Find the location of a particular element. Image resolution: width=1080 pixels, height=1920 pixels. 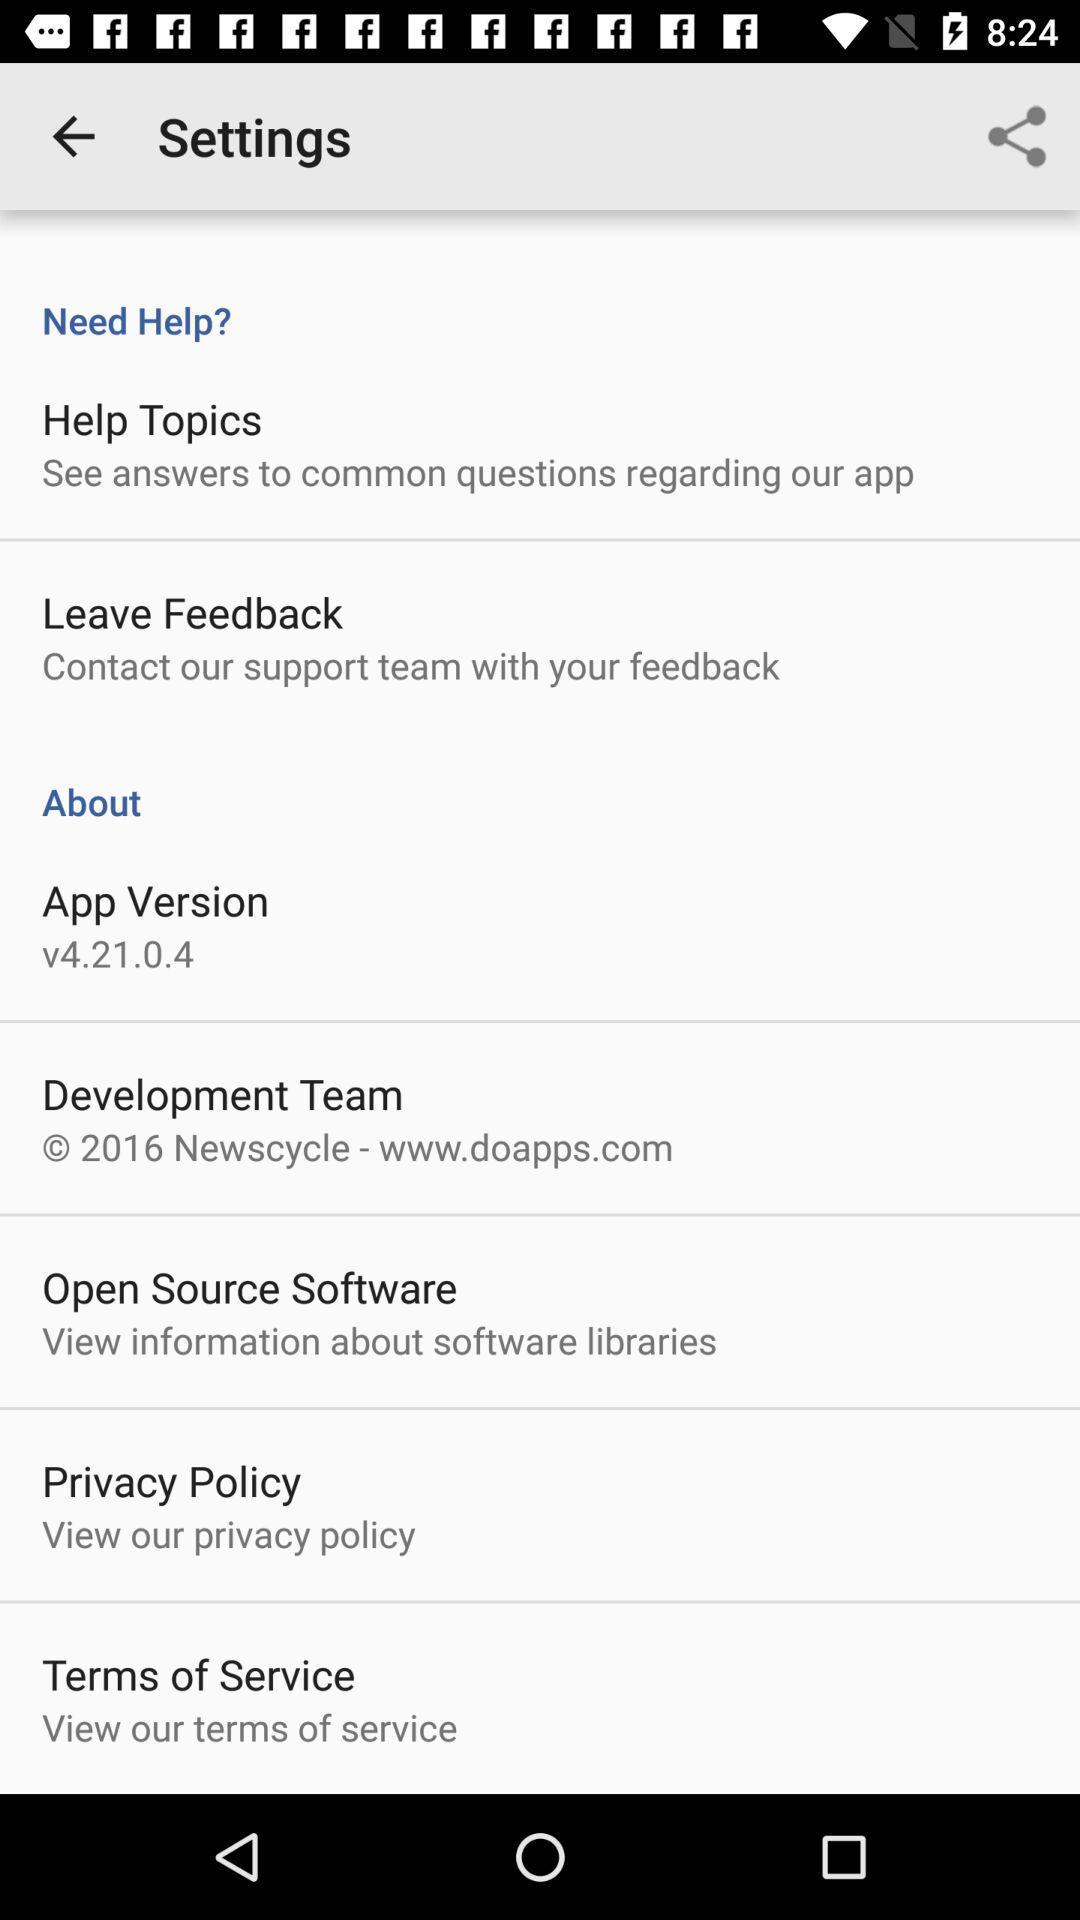

the icon above help topics icon is located at coordinates (540, 298).